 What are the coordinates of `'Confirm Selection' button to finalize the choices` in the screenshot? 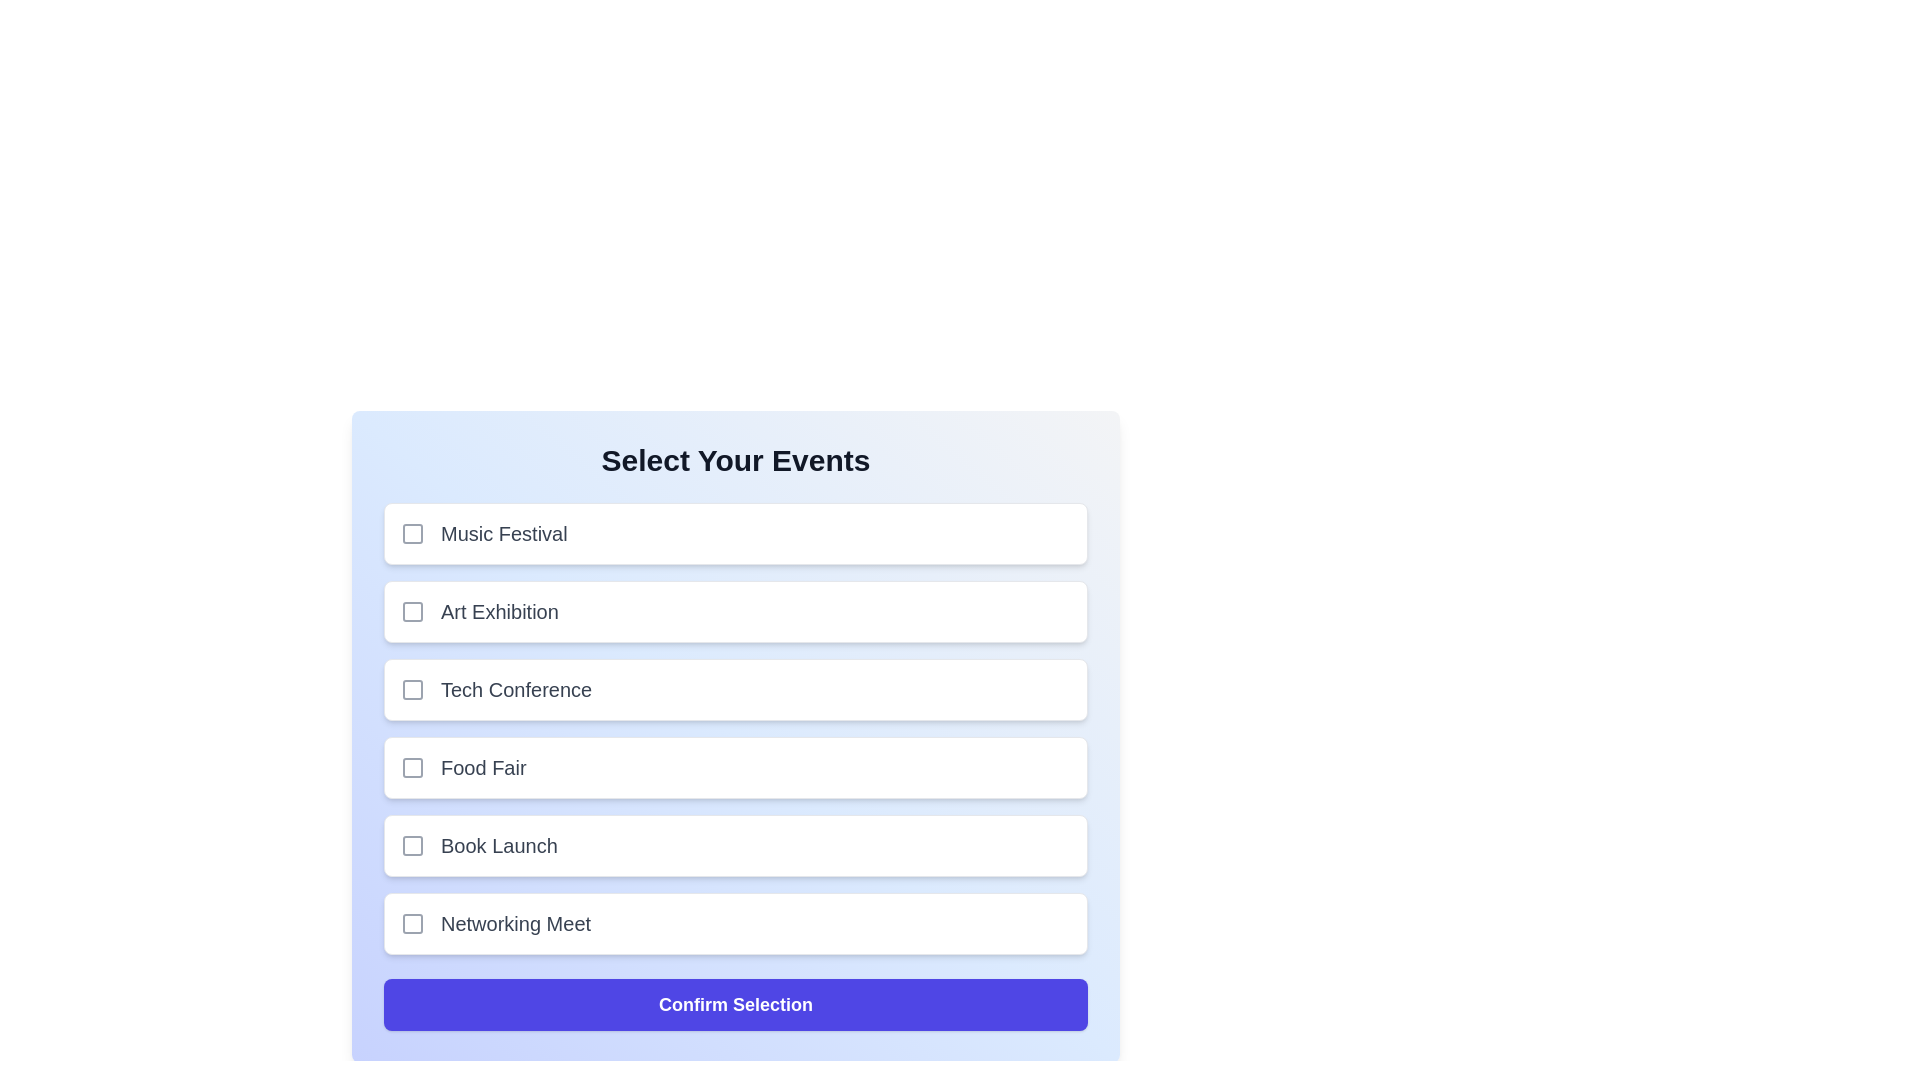 It's located at (734, 1005).